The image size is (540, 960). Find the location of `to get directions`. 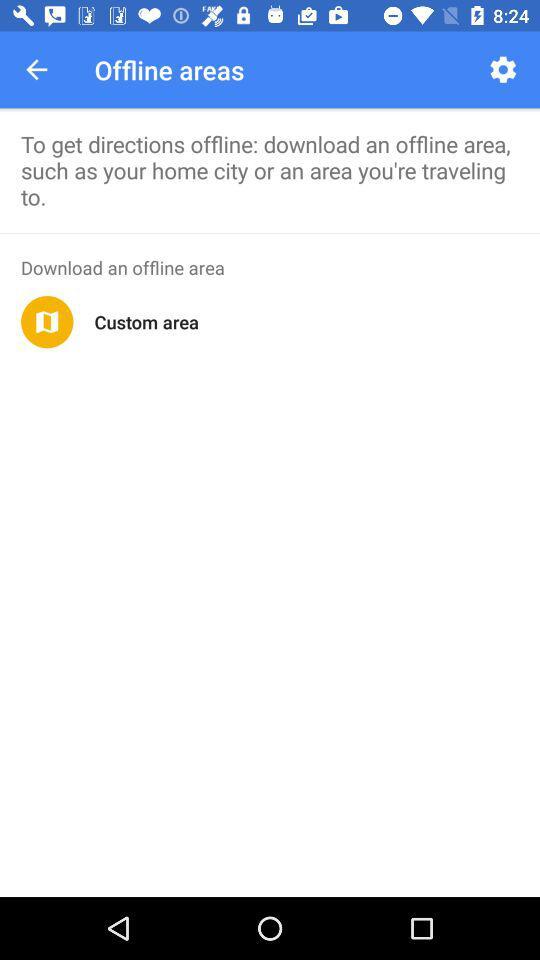

to get directions is located at coordinates (270, 169).